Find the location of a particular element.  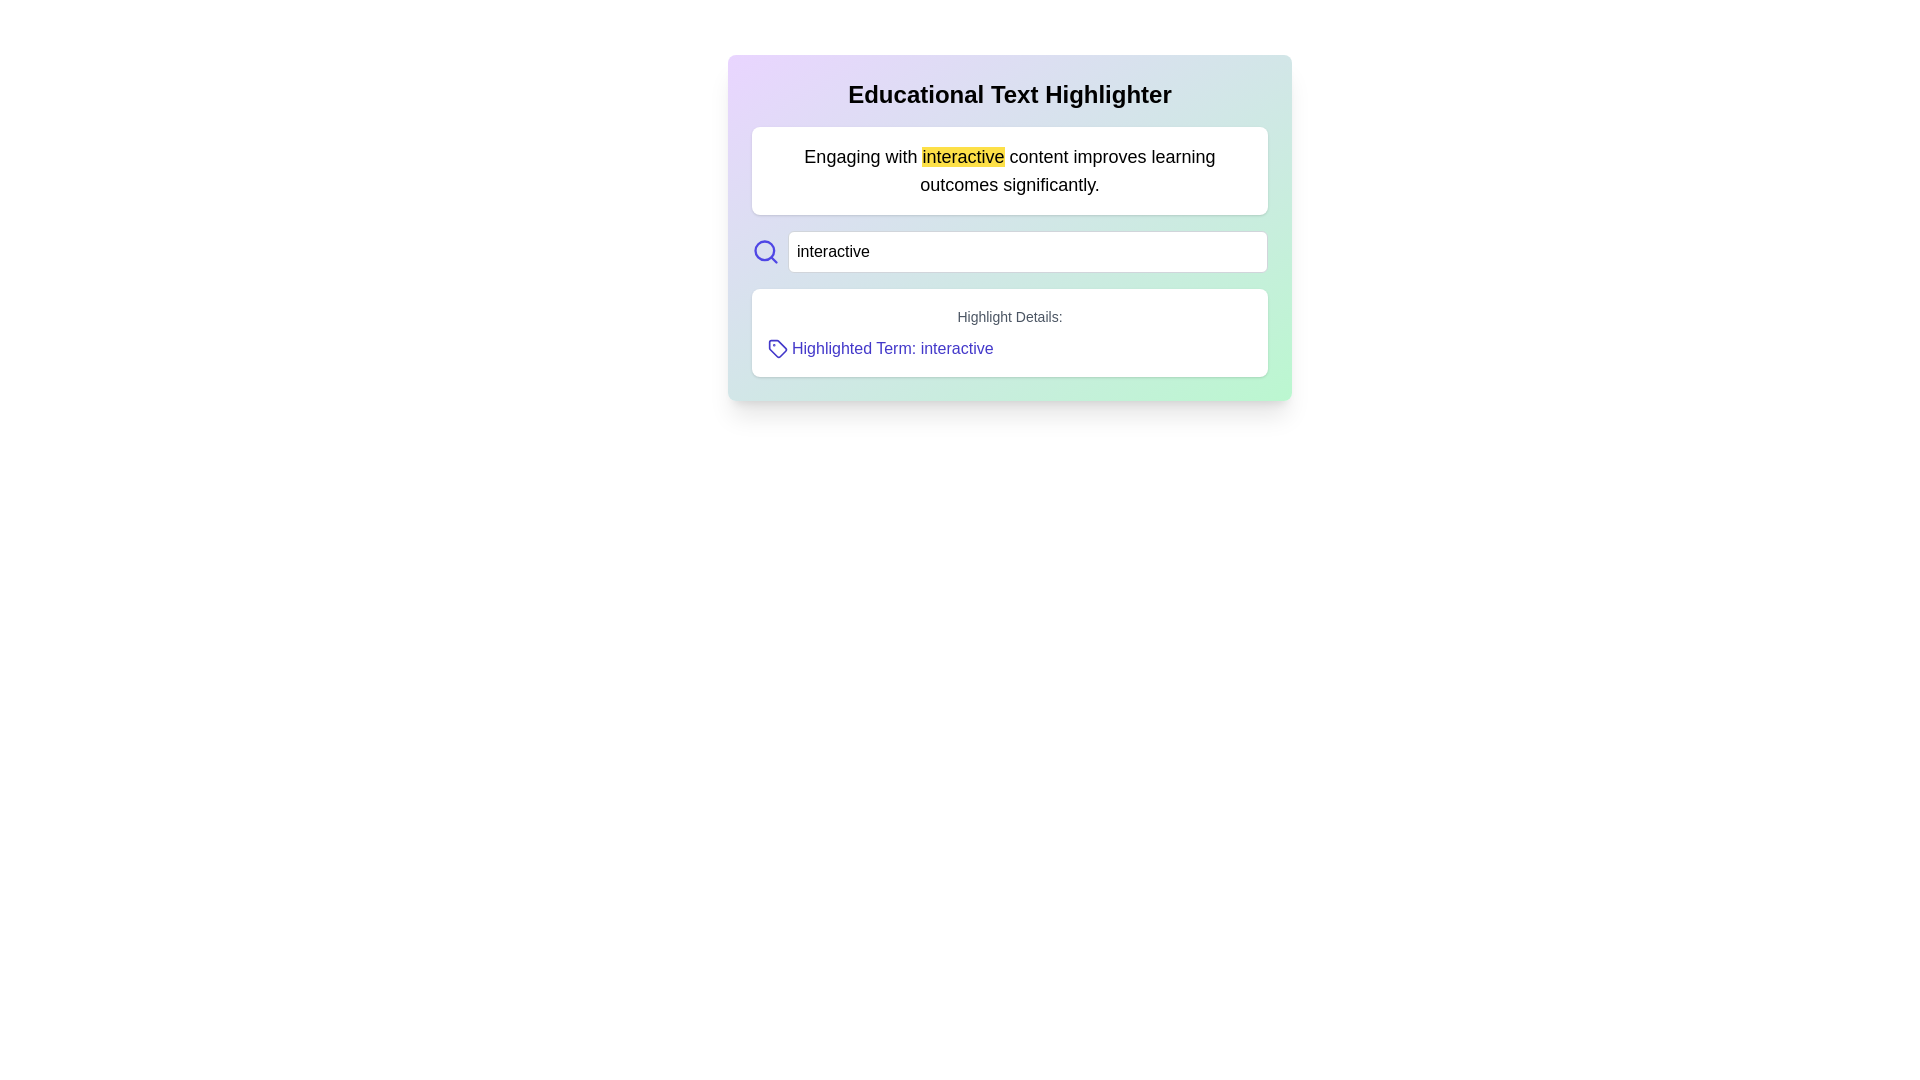

the blue-indigo magnifying glass icon located immediately to the left of the text input field with placeholder 'Enter term is located at coordinates (765, 250).